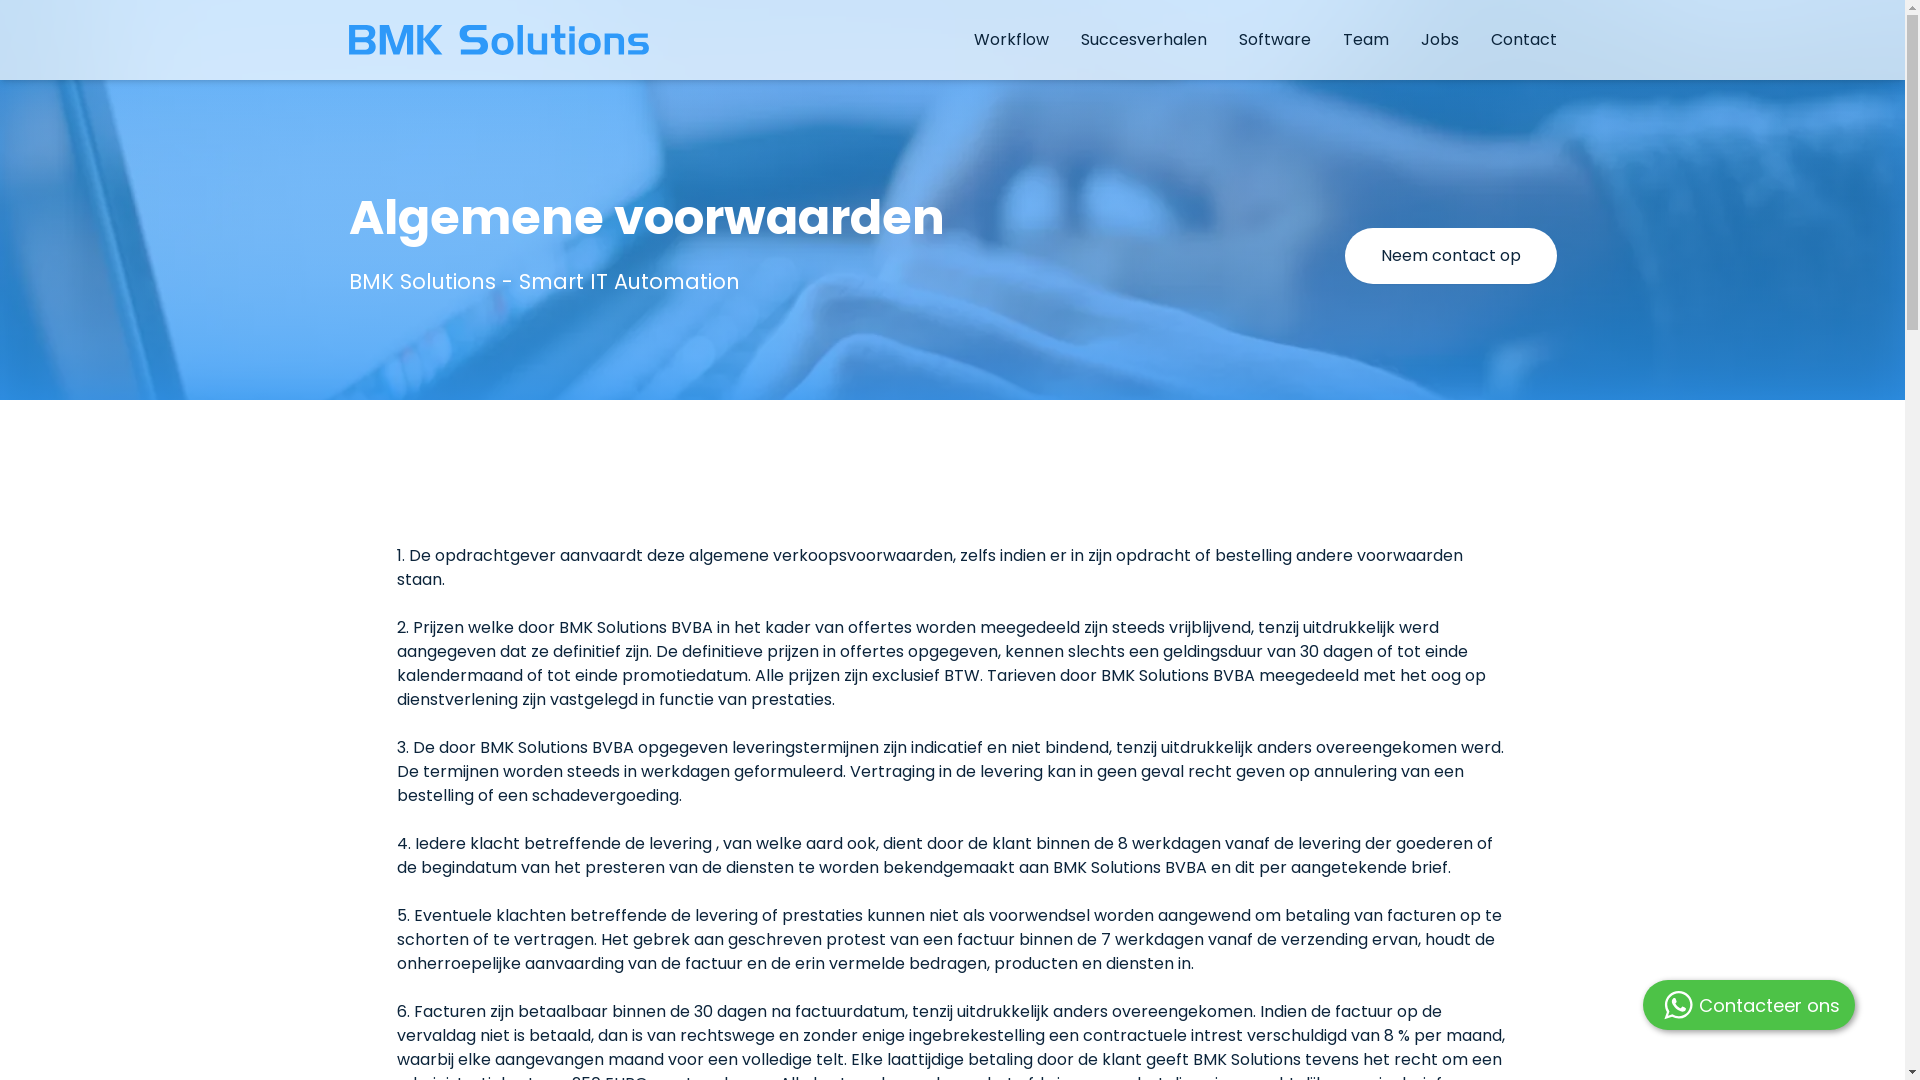 Image resolution: width=1920 pixels, height=1080 pixels. I want to click on 'Software', so click(1272, 39).